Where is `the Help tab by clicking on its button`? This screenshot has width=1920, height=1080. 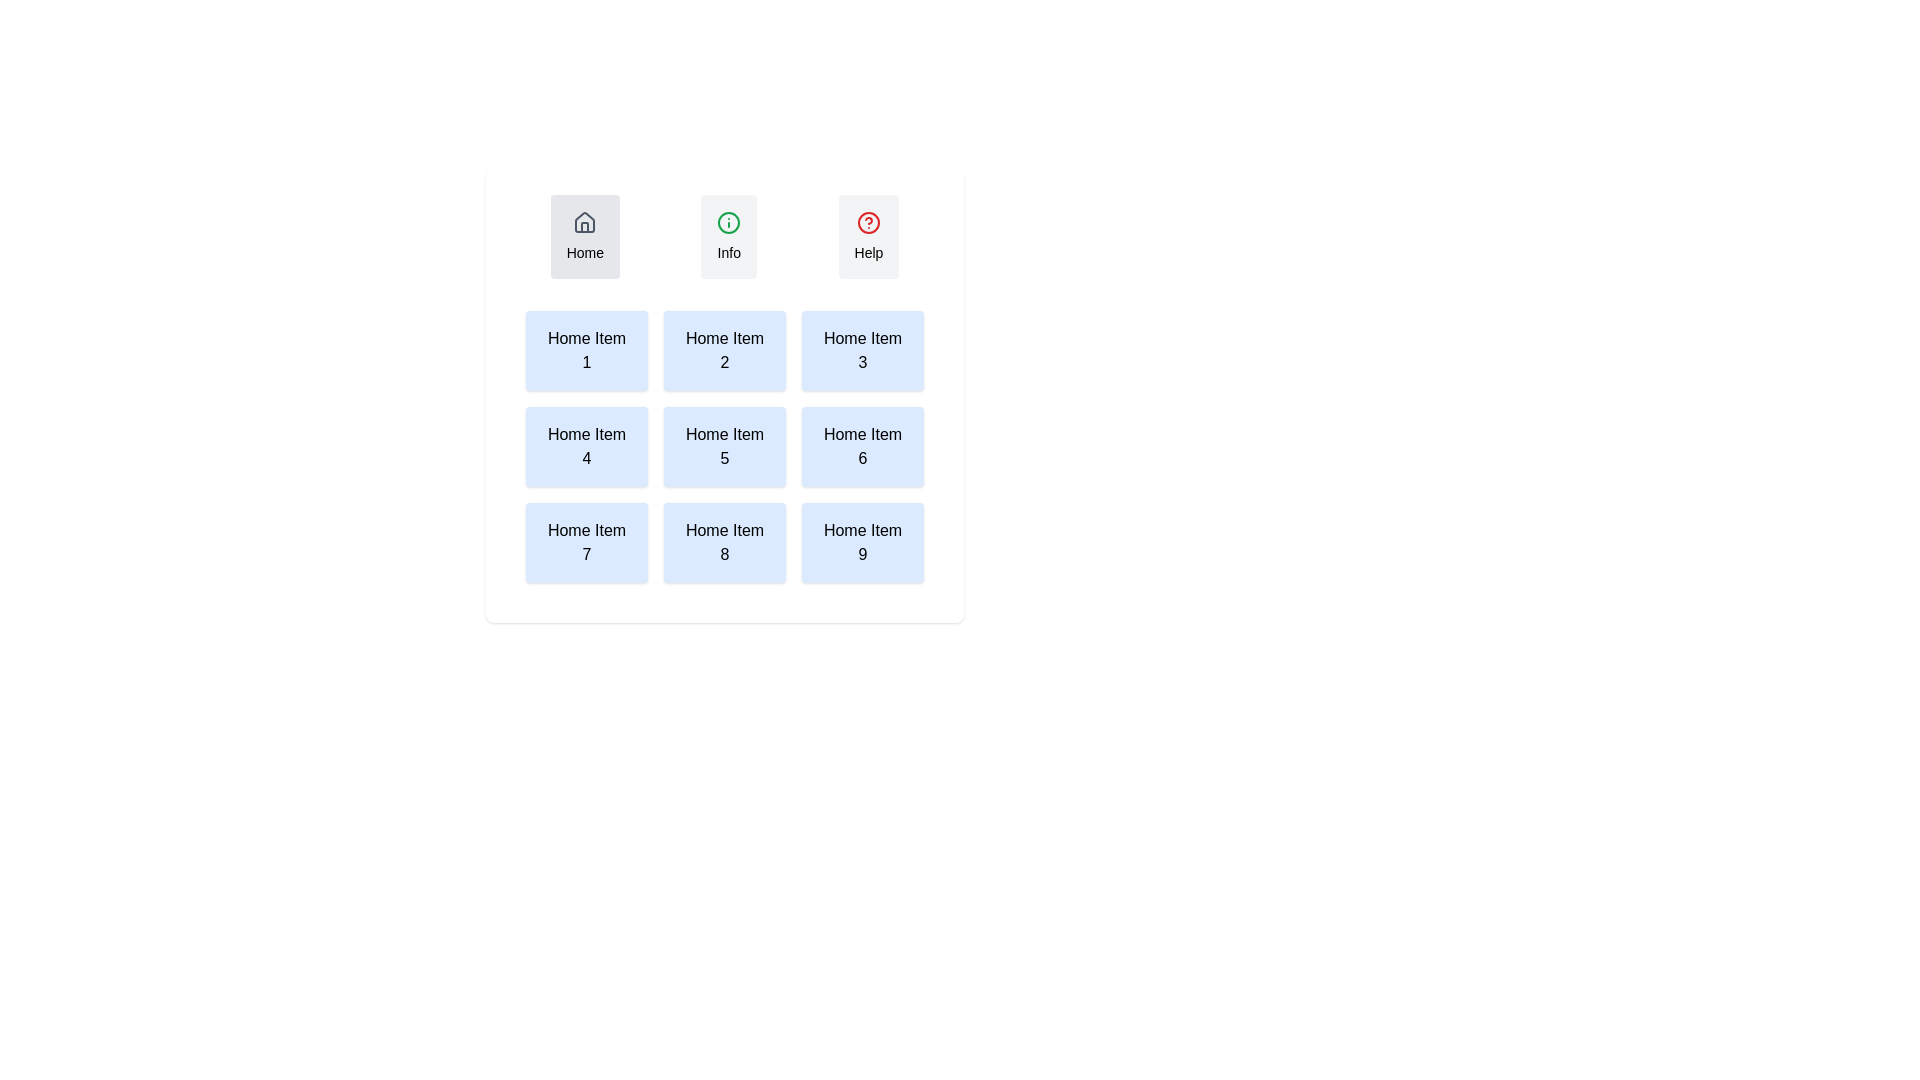
the Help tab by clicking on its button is located at coordinates (868, 235).